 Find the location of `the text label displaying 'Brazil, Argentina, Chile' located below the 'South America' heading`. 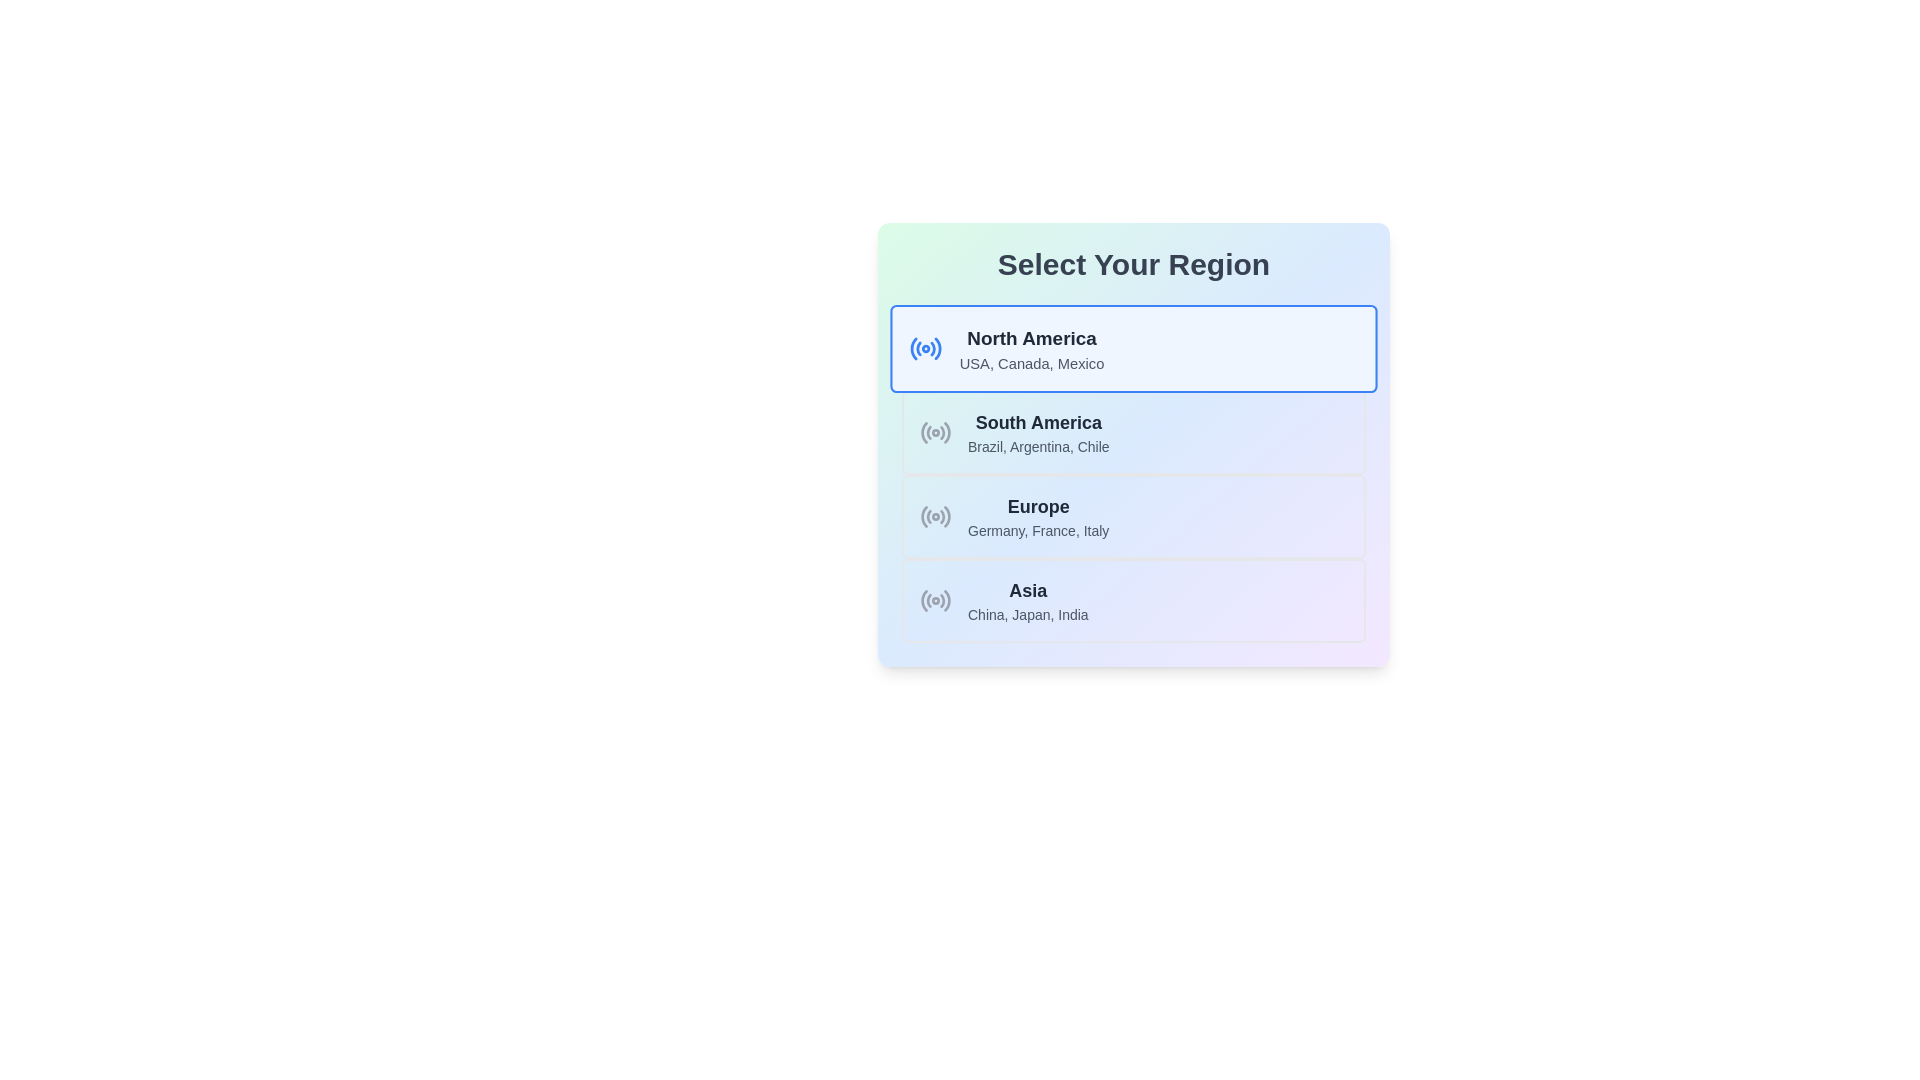

the text label displaying 'Brazil, Argentina, Chile' located below the 'South America' heading is located at coordinates (1038, 446).